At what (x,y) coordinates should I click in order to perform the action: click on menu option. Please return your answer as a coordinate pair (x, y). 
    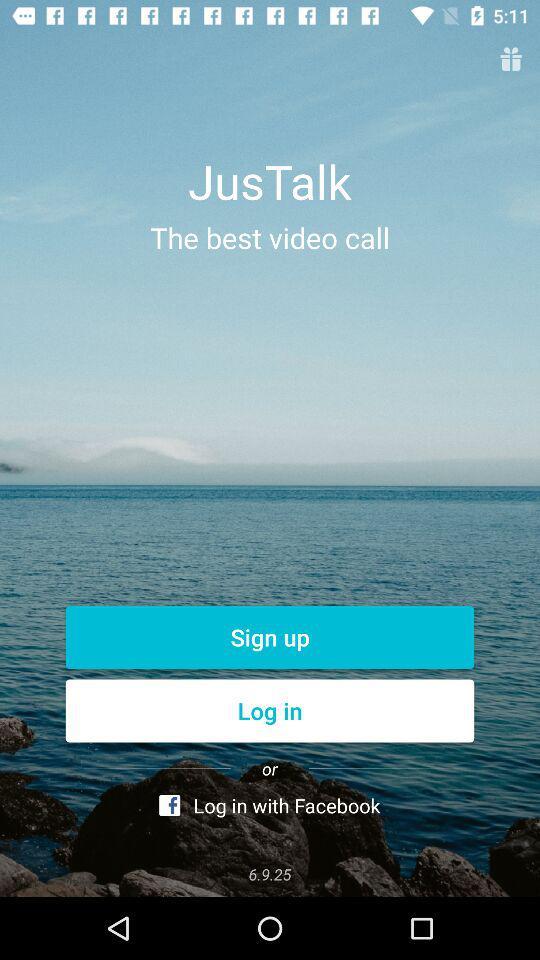
    Looking at the image, I should click on (511, 59).